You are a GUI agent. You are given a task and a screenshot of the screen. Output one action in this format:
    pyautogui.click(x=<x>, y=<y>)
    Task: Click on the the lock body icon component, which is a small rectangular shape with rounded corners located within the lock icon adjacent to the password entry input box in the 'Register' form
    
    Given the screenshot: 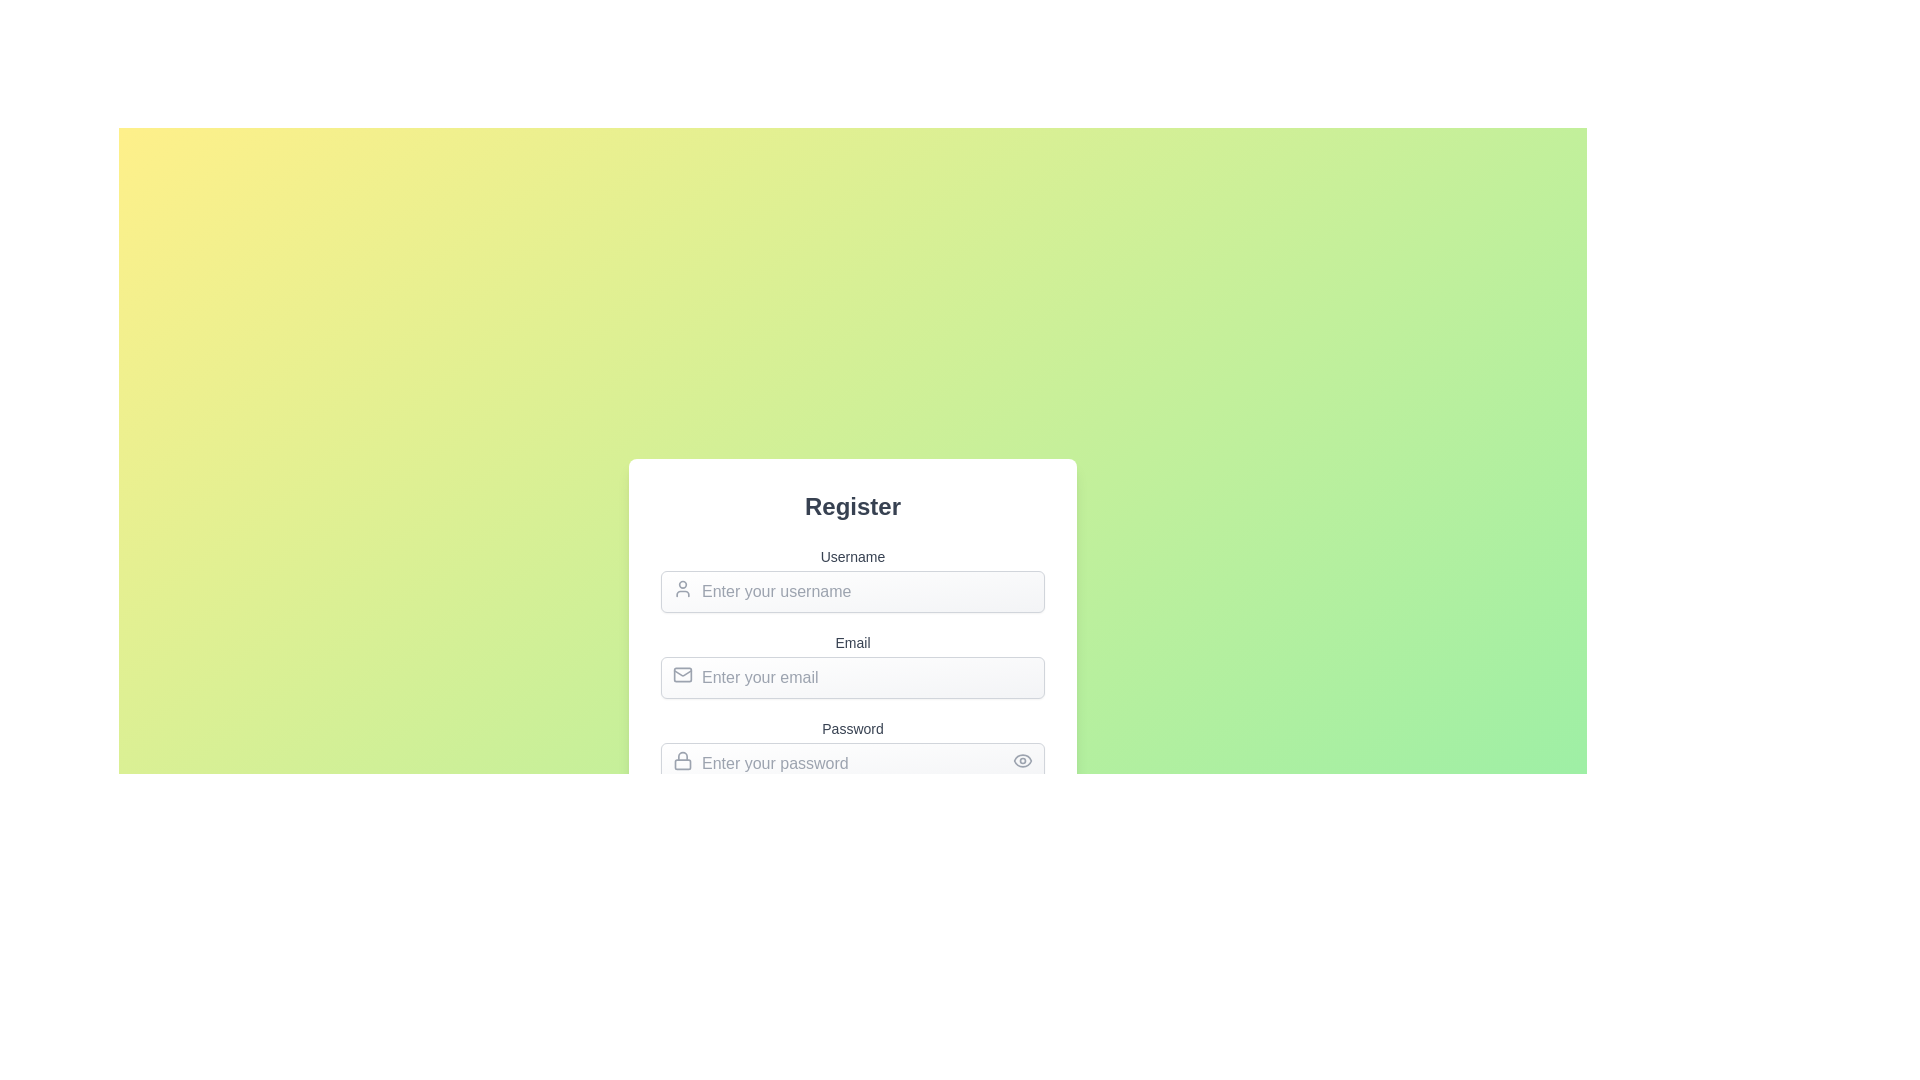 What is the action you would take?
    pyautogui.click(x=682, y=764)
    